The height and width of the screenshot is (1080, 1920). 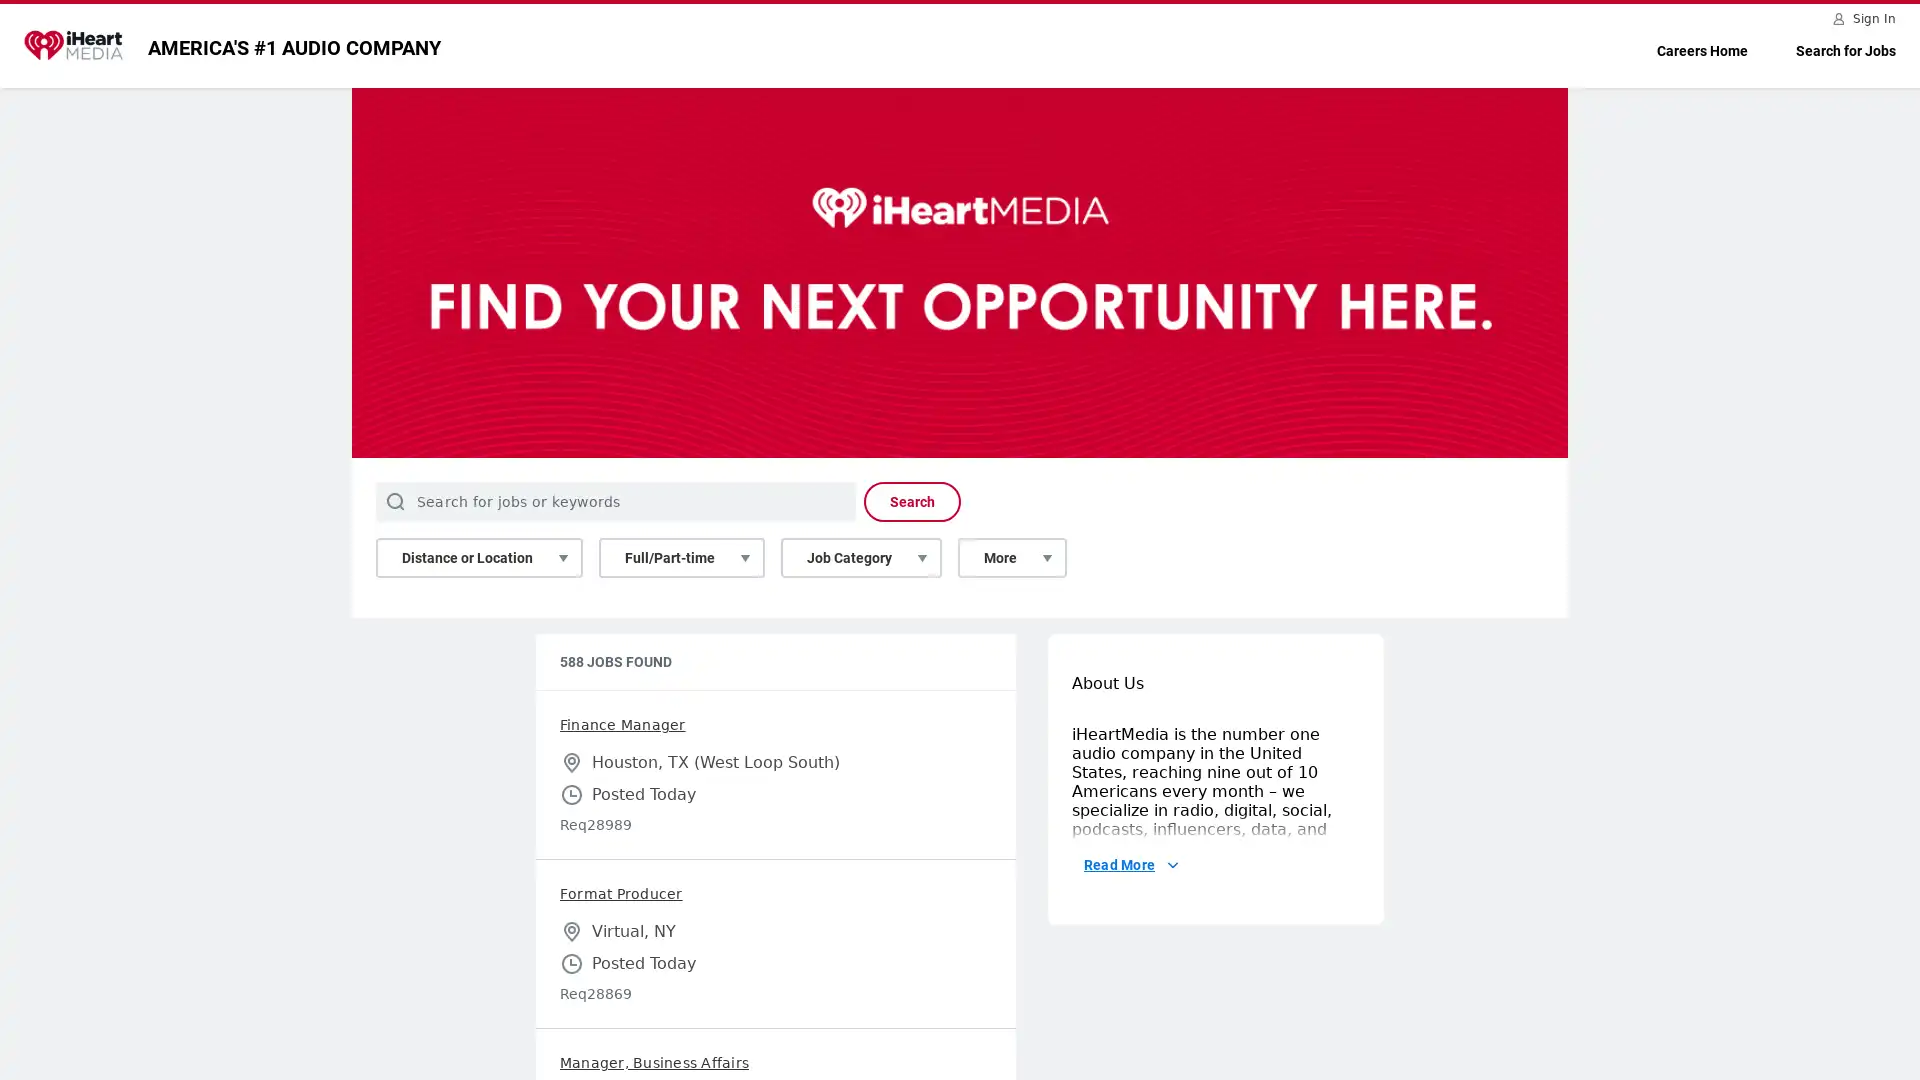 I want to click on More, so click(x=1012, y=558).